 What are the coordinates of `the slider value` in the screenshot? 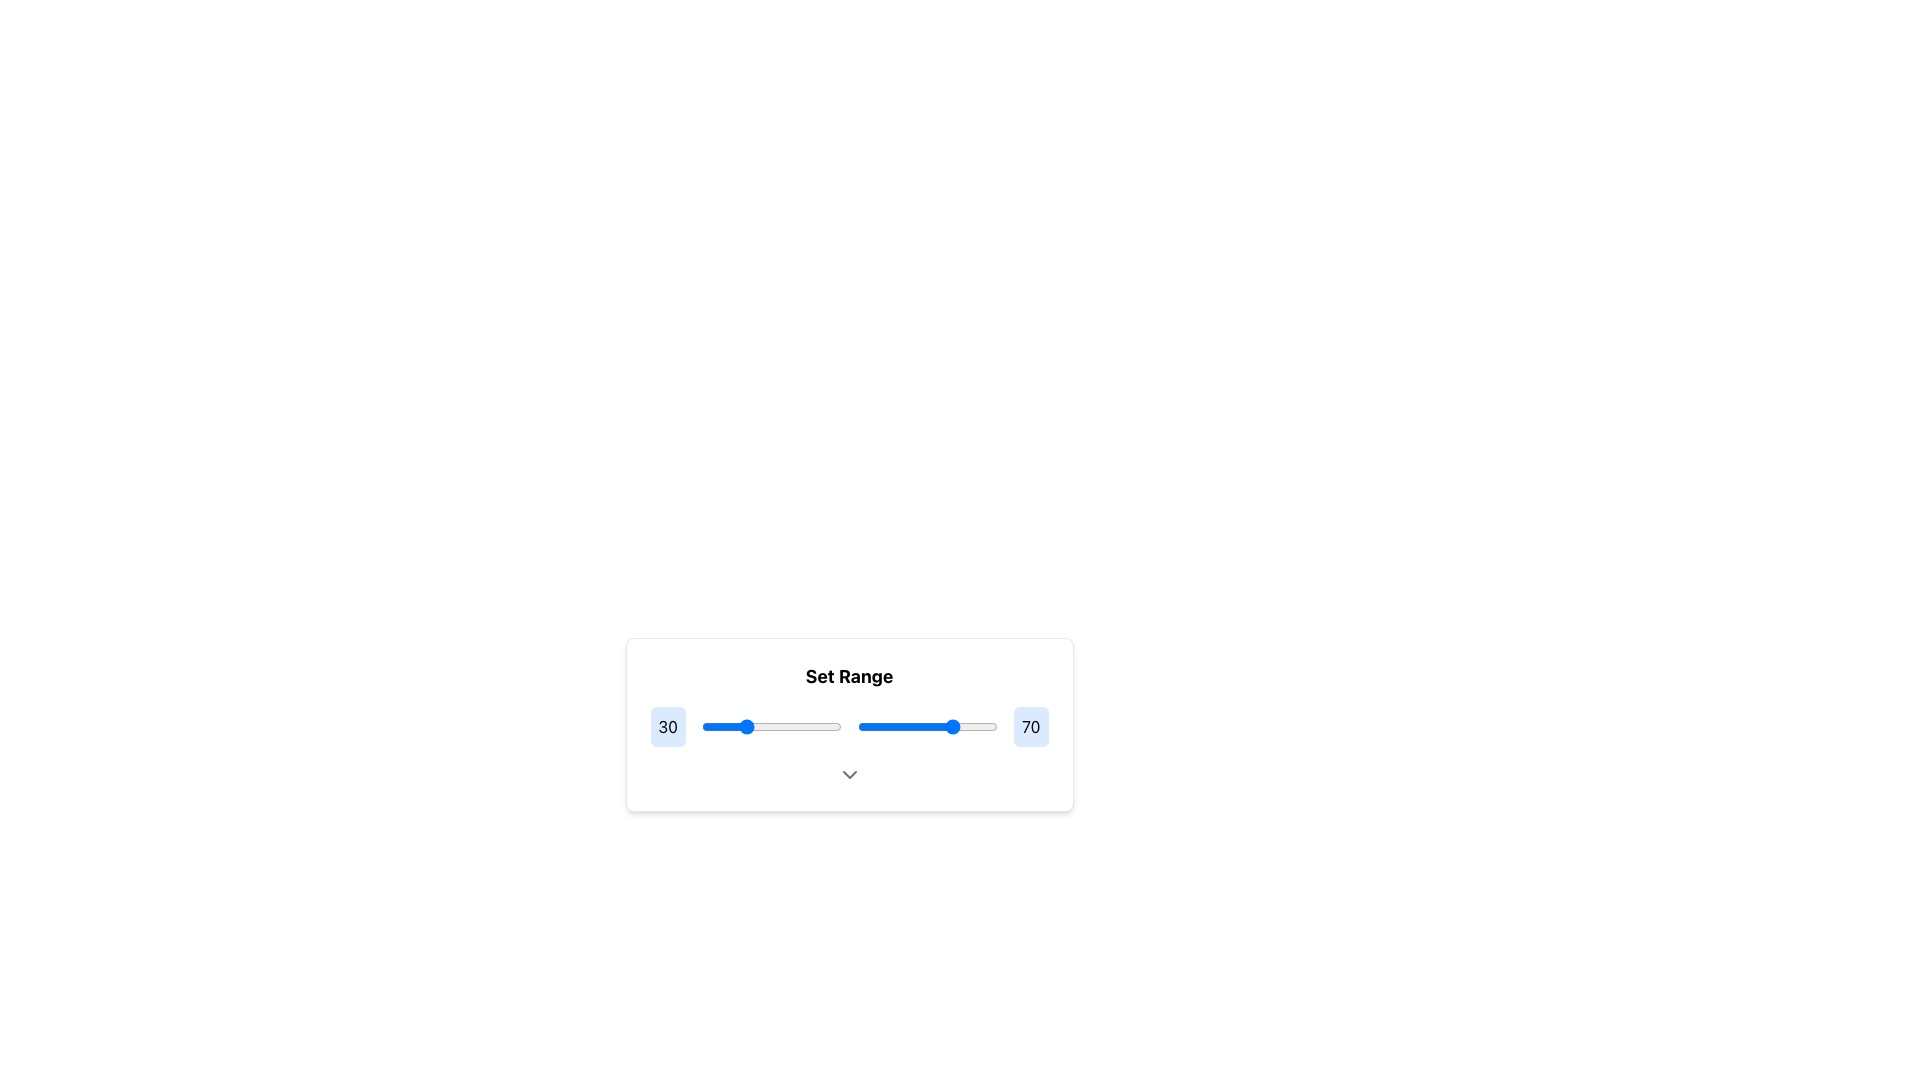 It's located at (776, 726).